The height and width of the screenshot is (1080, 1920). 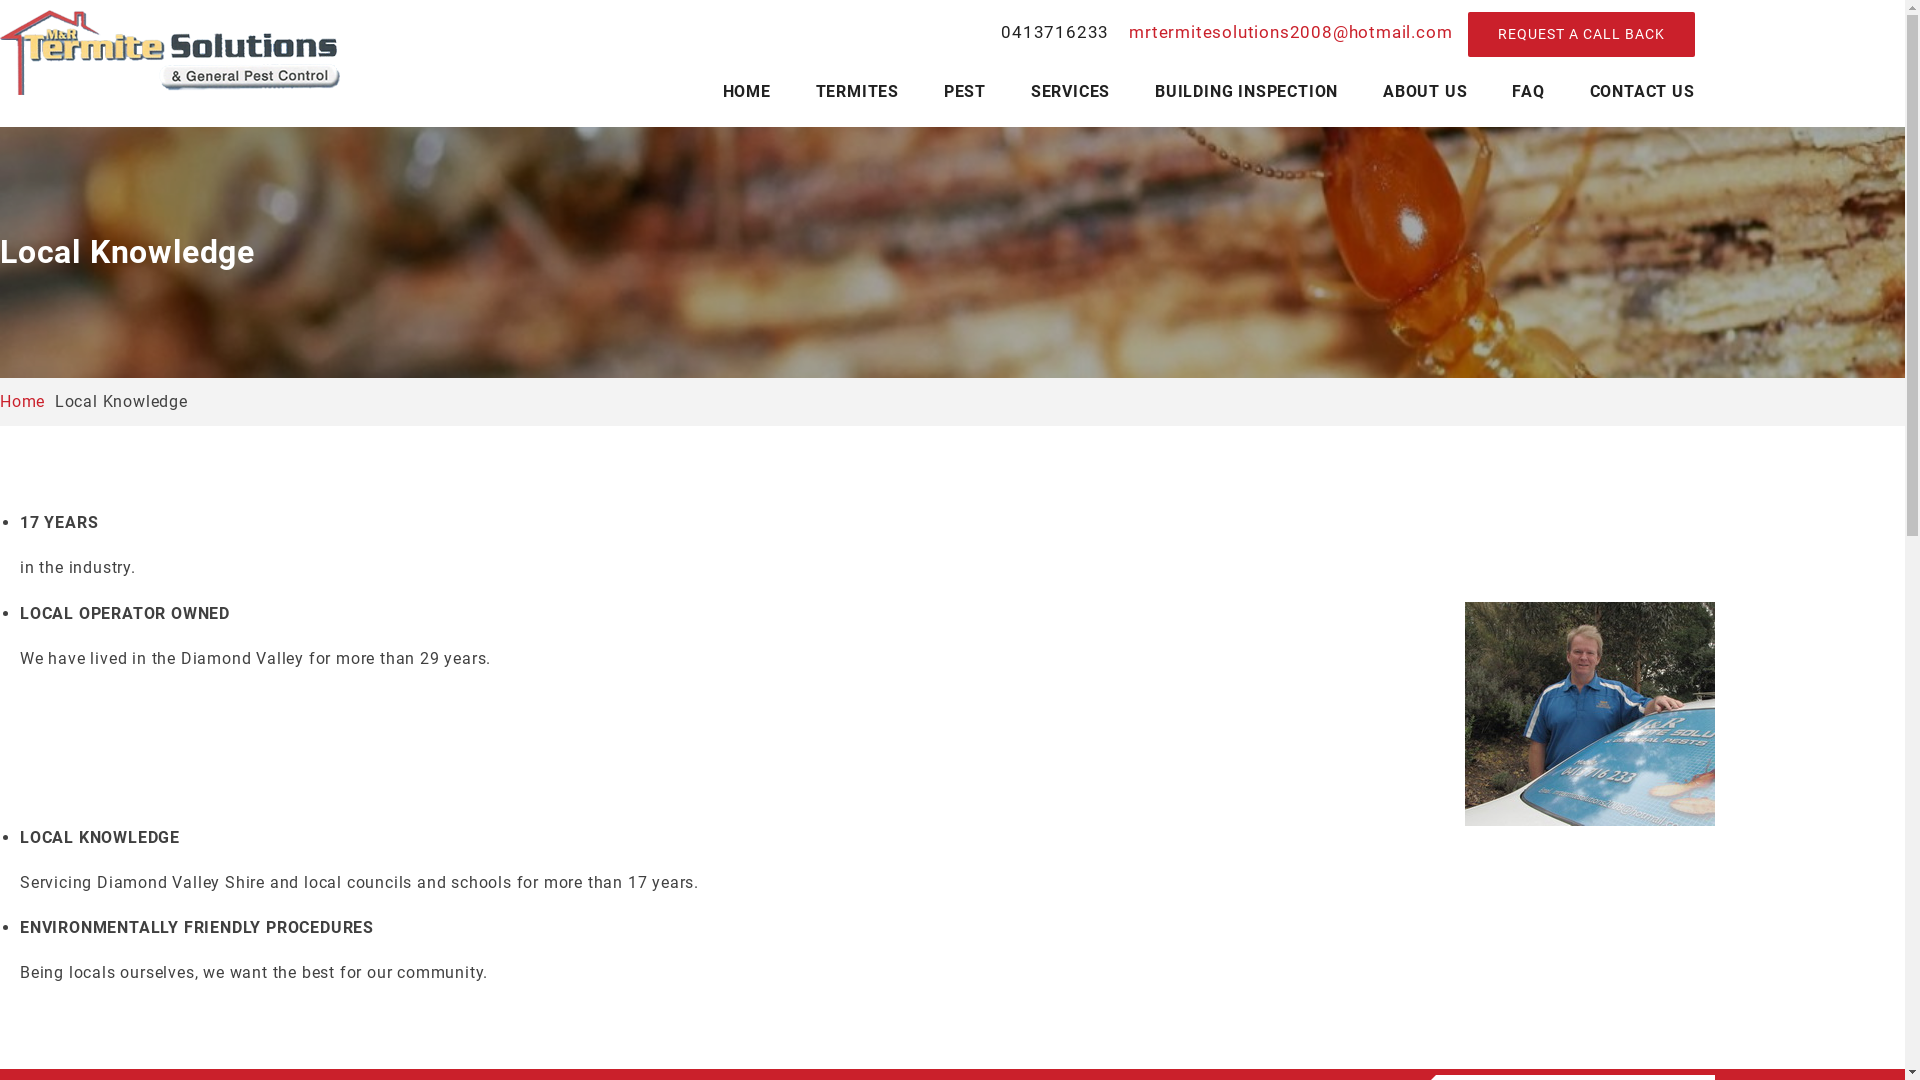 What do you see at coordinates (857, 92) in the screenshot?
I see `'TERMITES'` at bounding box center [857, 92].